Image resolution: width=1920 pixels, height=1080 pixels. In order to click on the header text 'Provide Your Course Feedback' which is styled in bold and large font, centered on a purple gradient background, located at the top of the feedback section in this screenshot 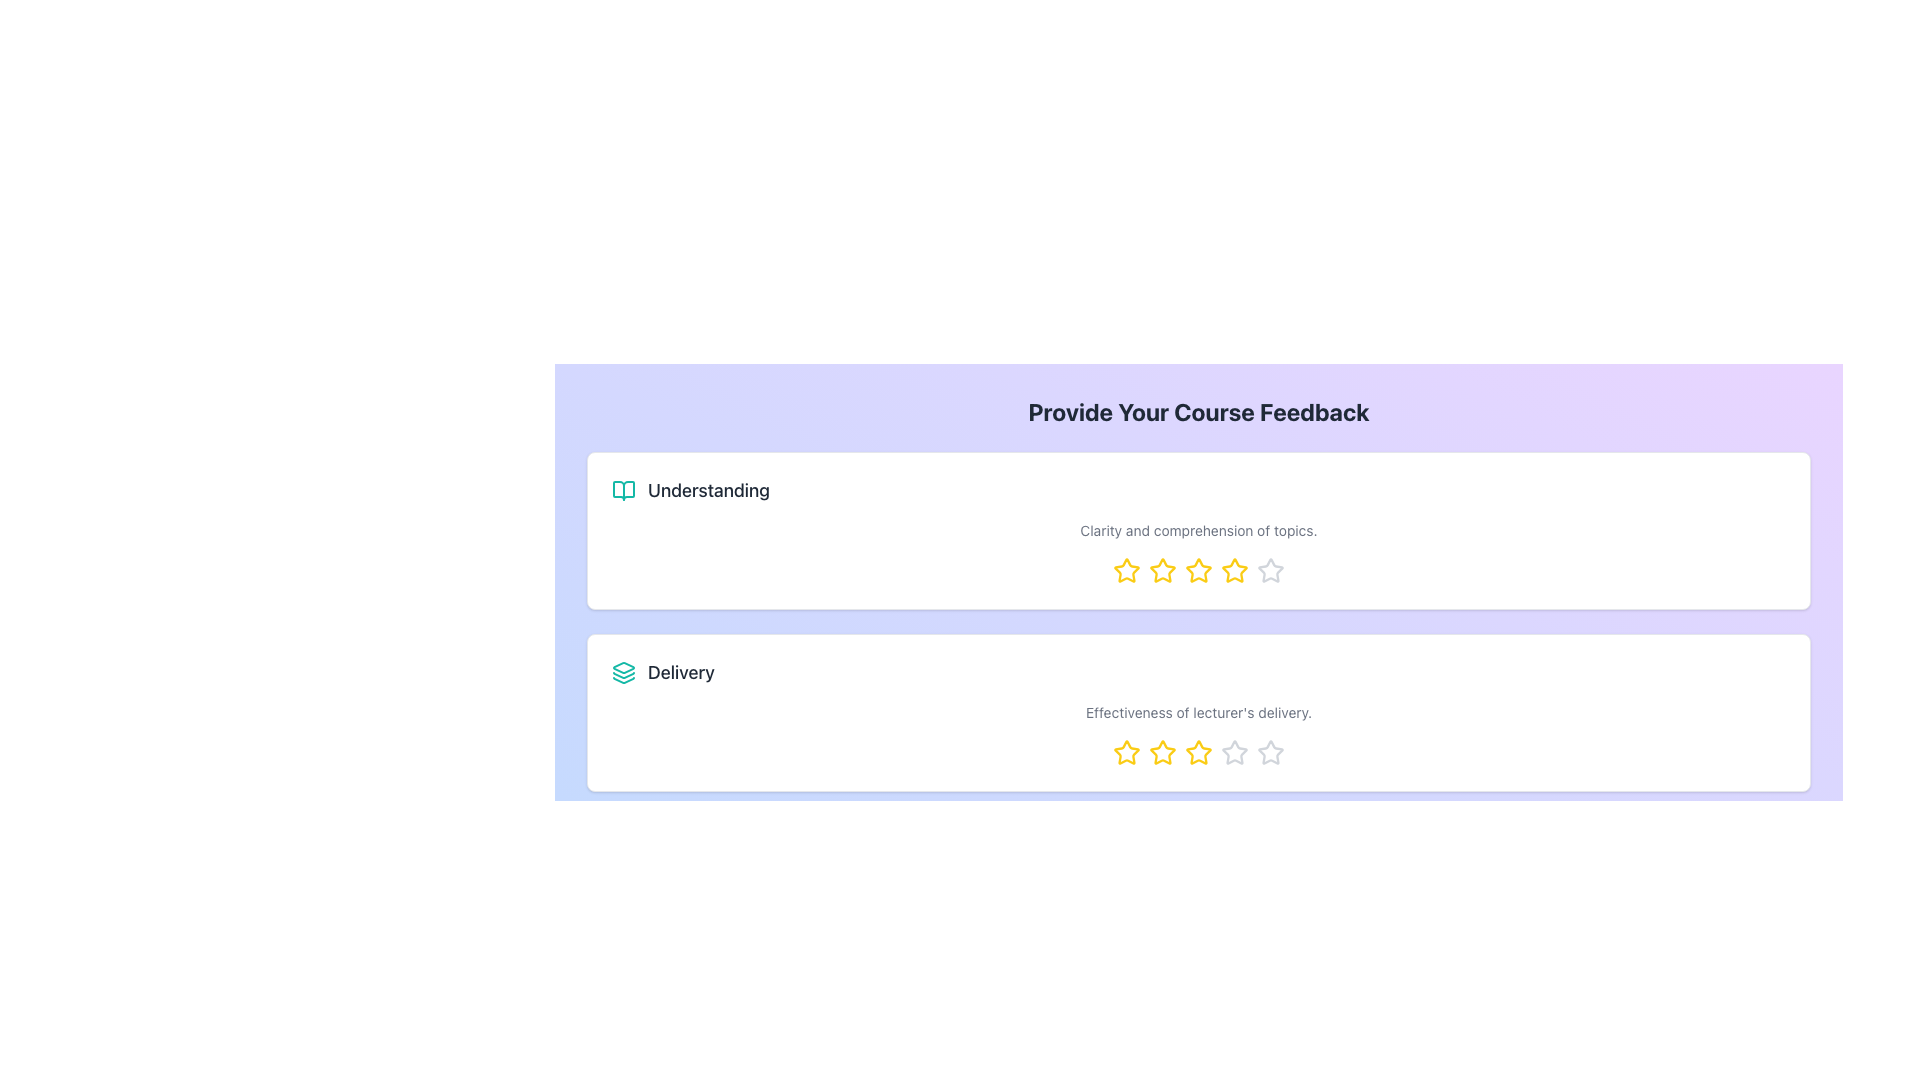, I will do `click(1199, 411)`.